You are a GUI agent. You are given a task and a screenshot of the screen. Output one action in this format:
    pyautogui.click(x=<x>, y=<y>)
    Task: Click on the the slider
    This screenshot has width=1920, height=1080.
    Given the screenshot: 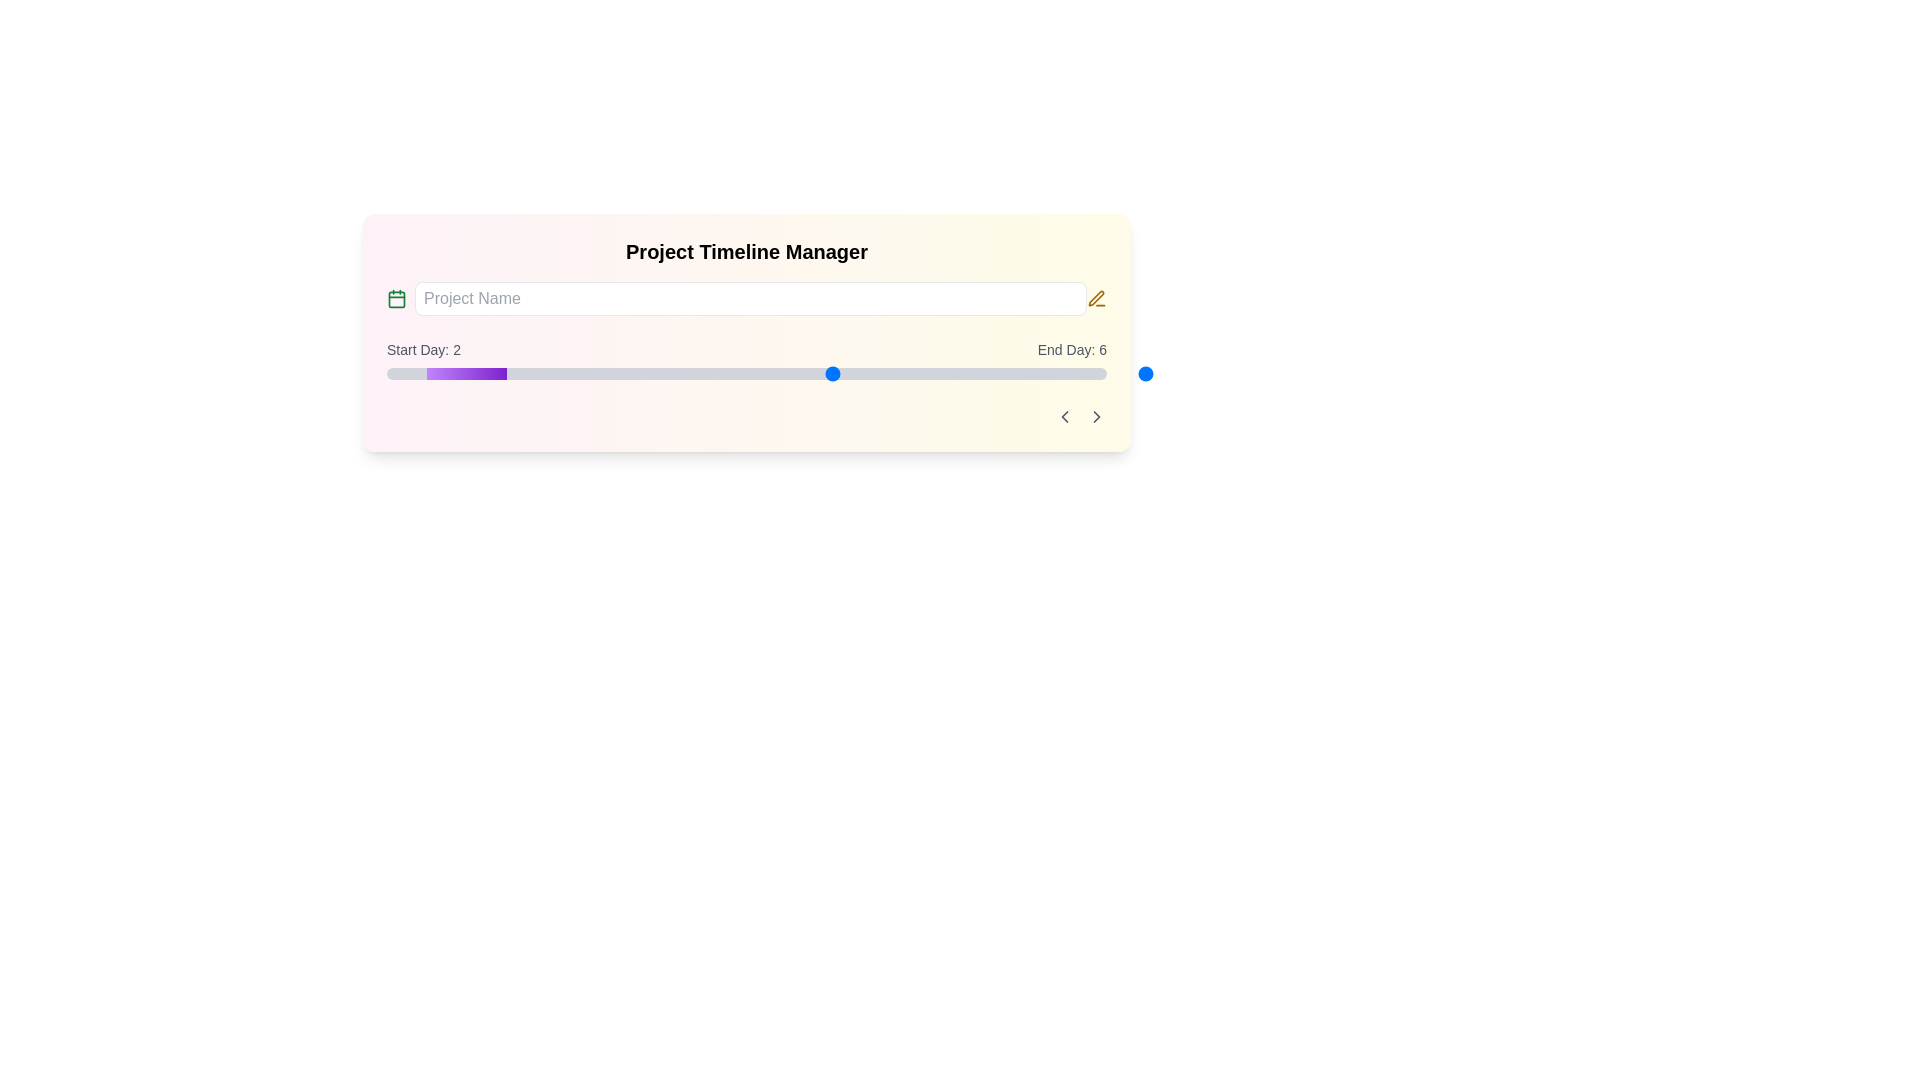 What is the action you would take?
    pyautogui.click(x=906, y=374)
    